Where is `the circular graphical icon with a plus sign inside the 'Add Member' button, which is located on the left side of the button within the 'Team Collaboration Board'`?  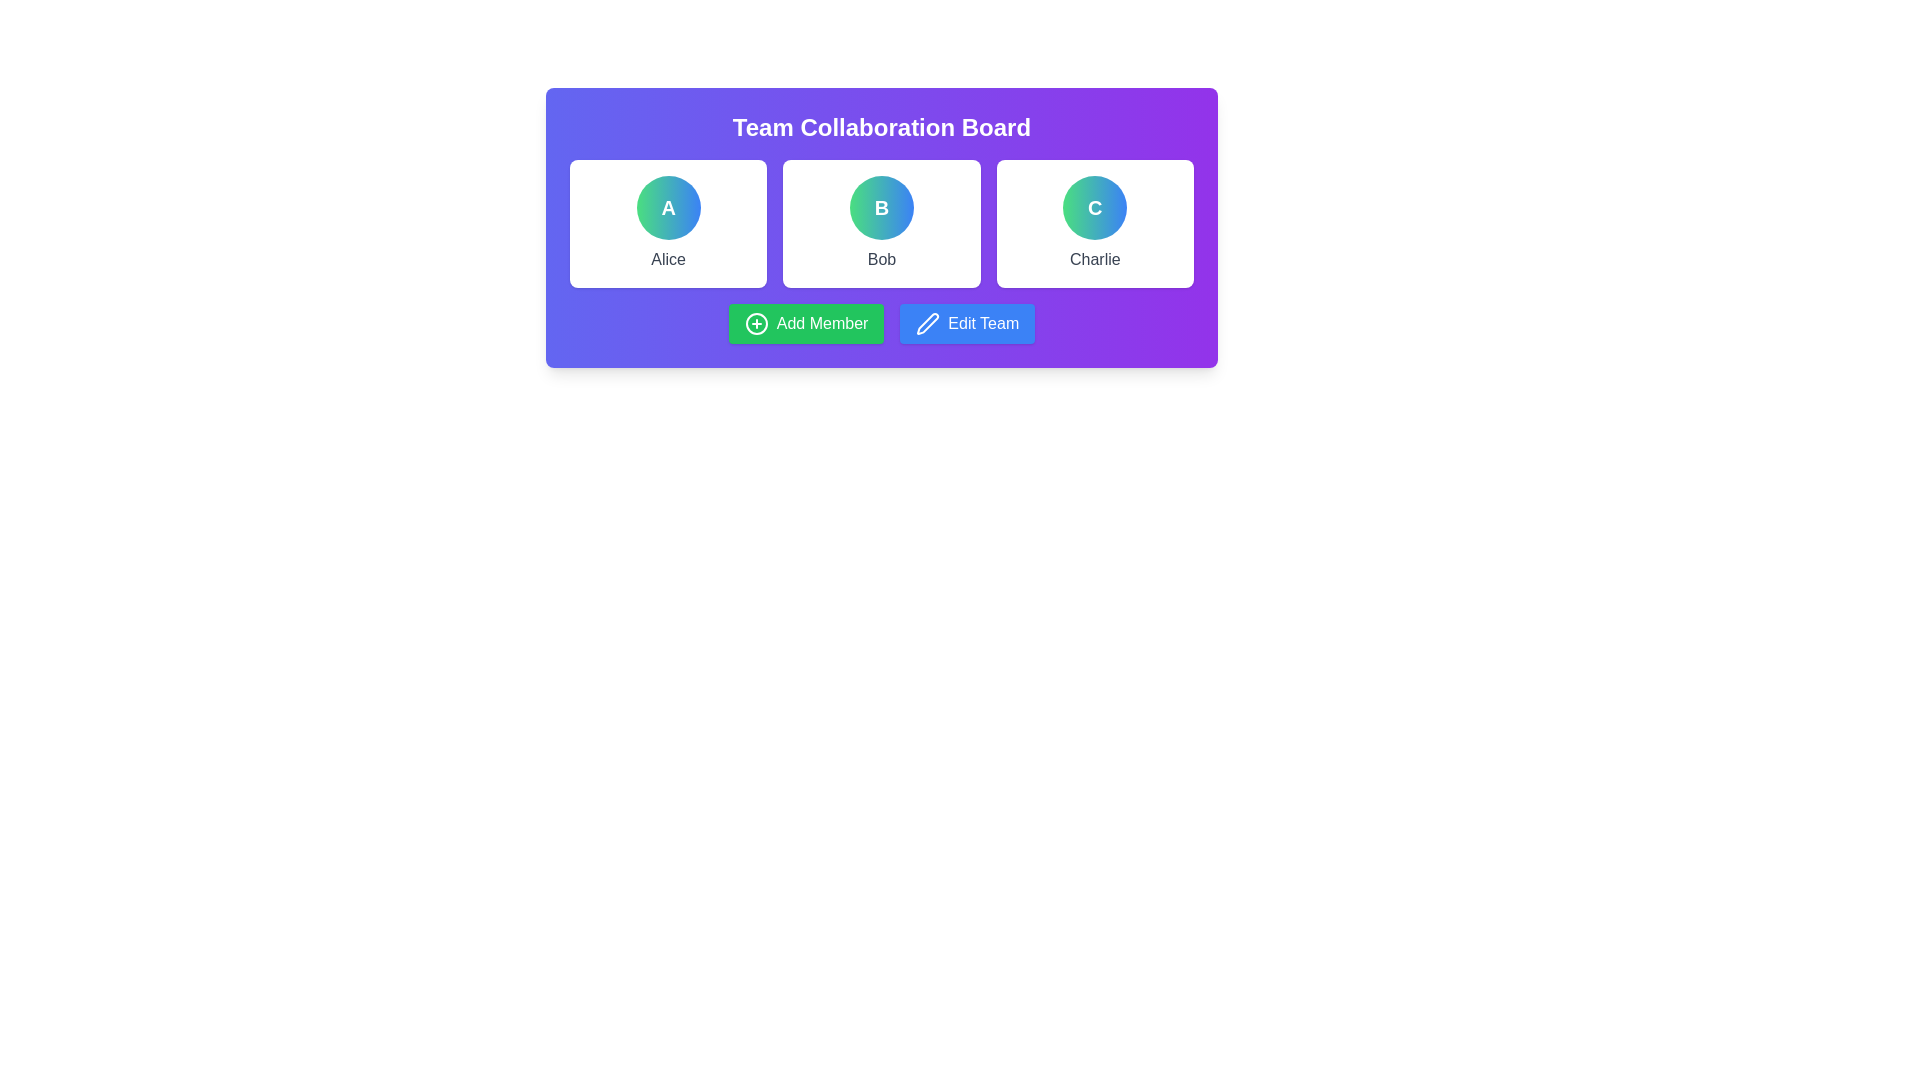 the circular graphical icon with a plus sign inside the 'Add Member' button, which is located on the left side of the button within the 'Team Collaboration Board' is located at coordinates (755, 323).